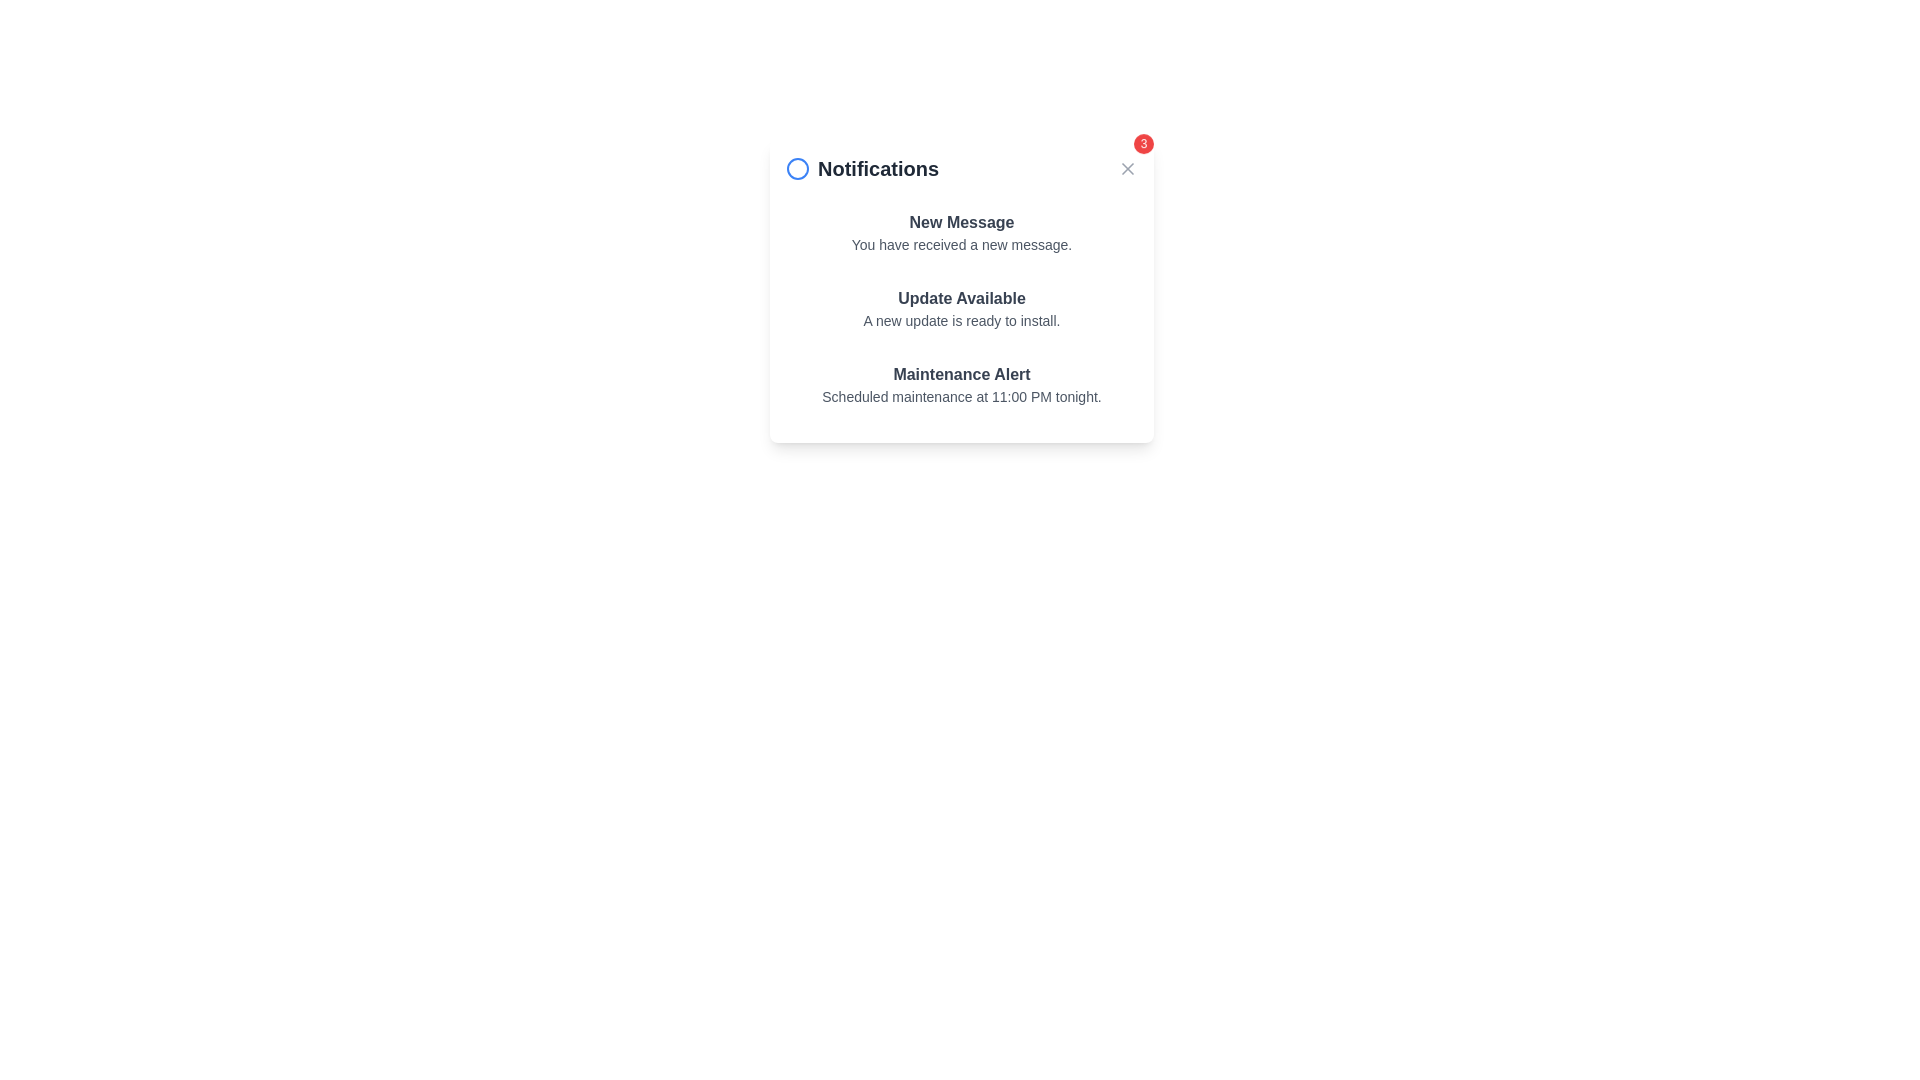  I want to click on the first notification item in the notification panel, so click(961, 231).